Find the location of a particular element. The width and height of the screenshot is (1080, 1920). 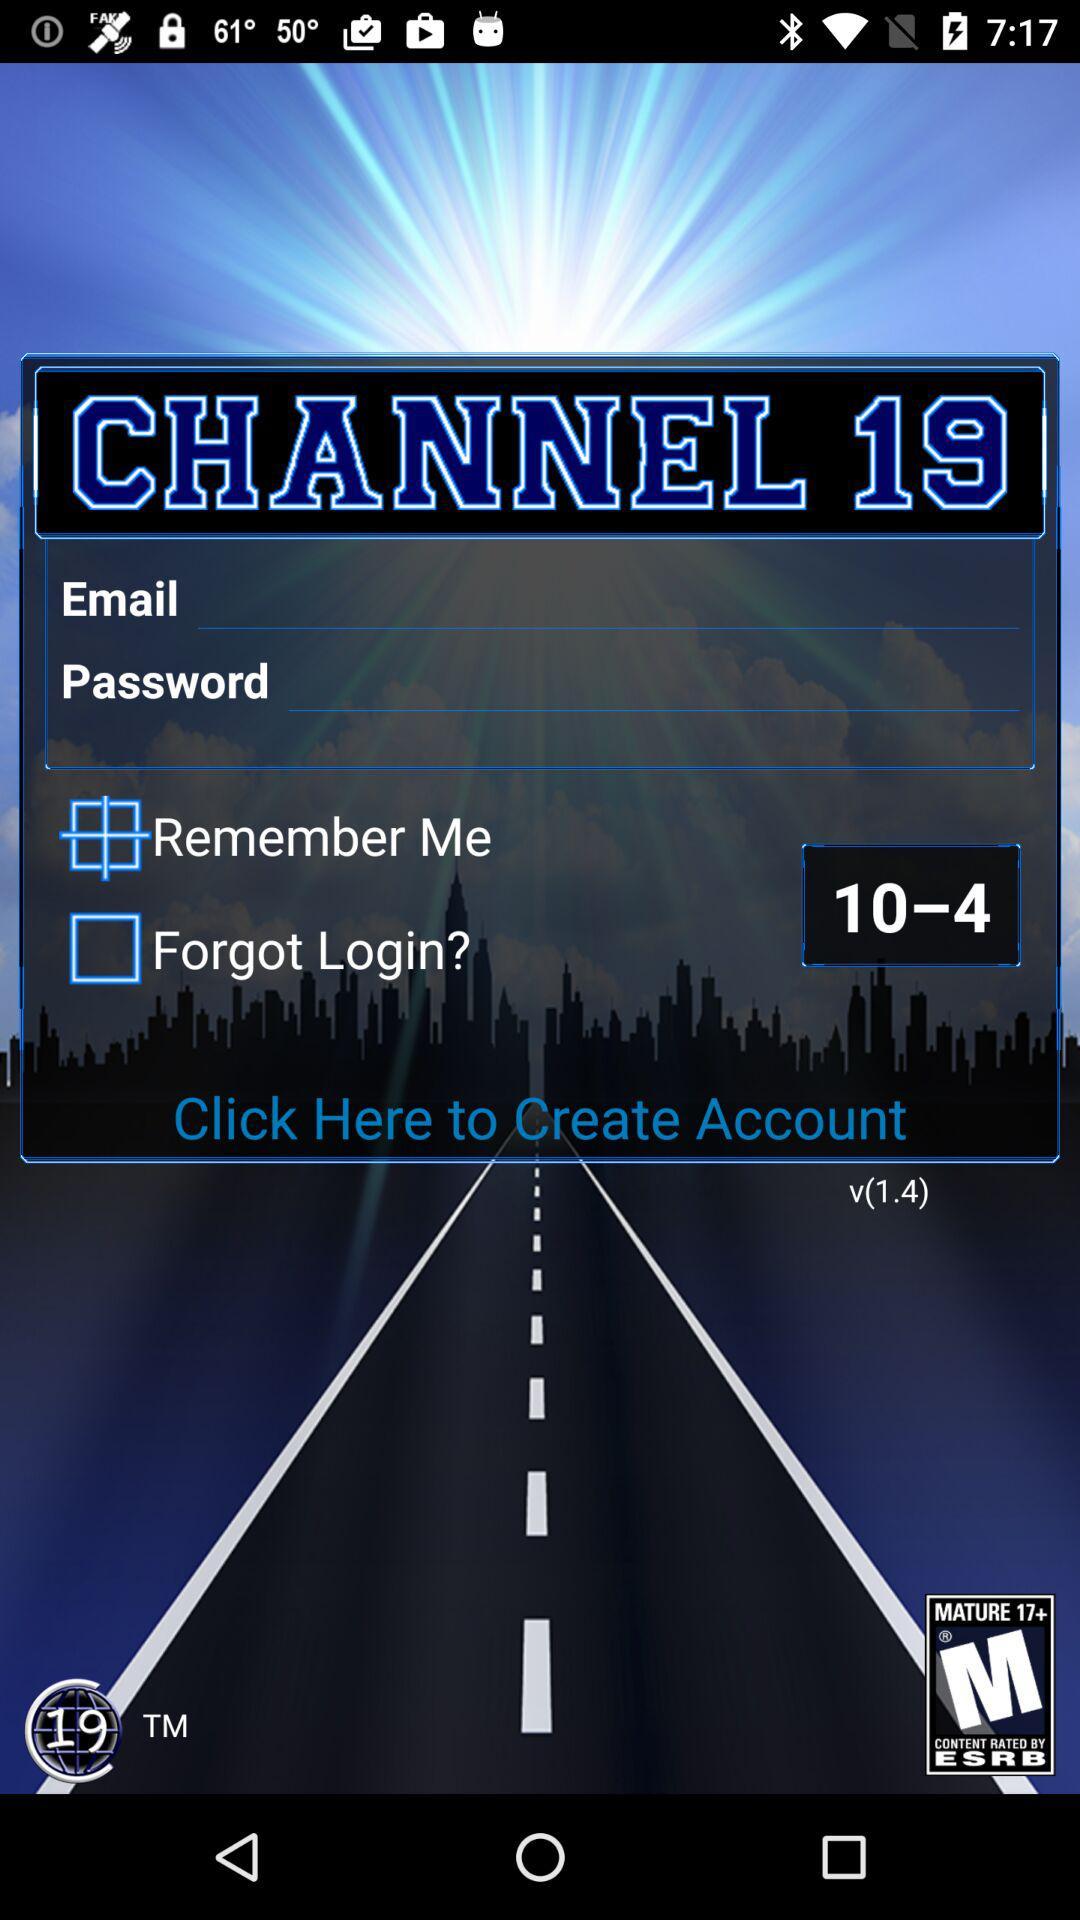

icon below password icon is located at coordinates (275, 838).